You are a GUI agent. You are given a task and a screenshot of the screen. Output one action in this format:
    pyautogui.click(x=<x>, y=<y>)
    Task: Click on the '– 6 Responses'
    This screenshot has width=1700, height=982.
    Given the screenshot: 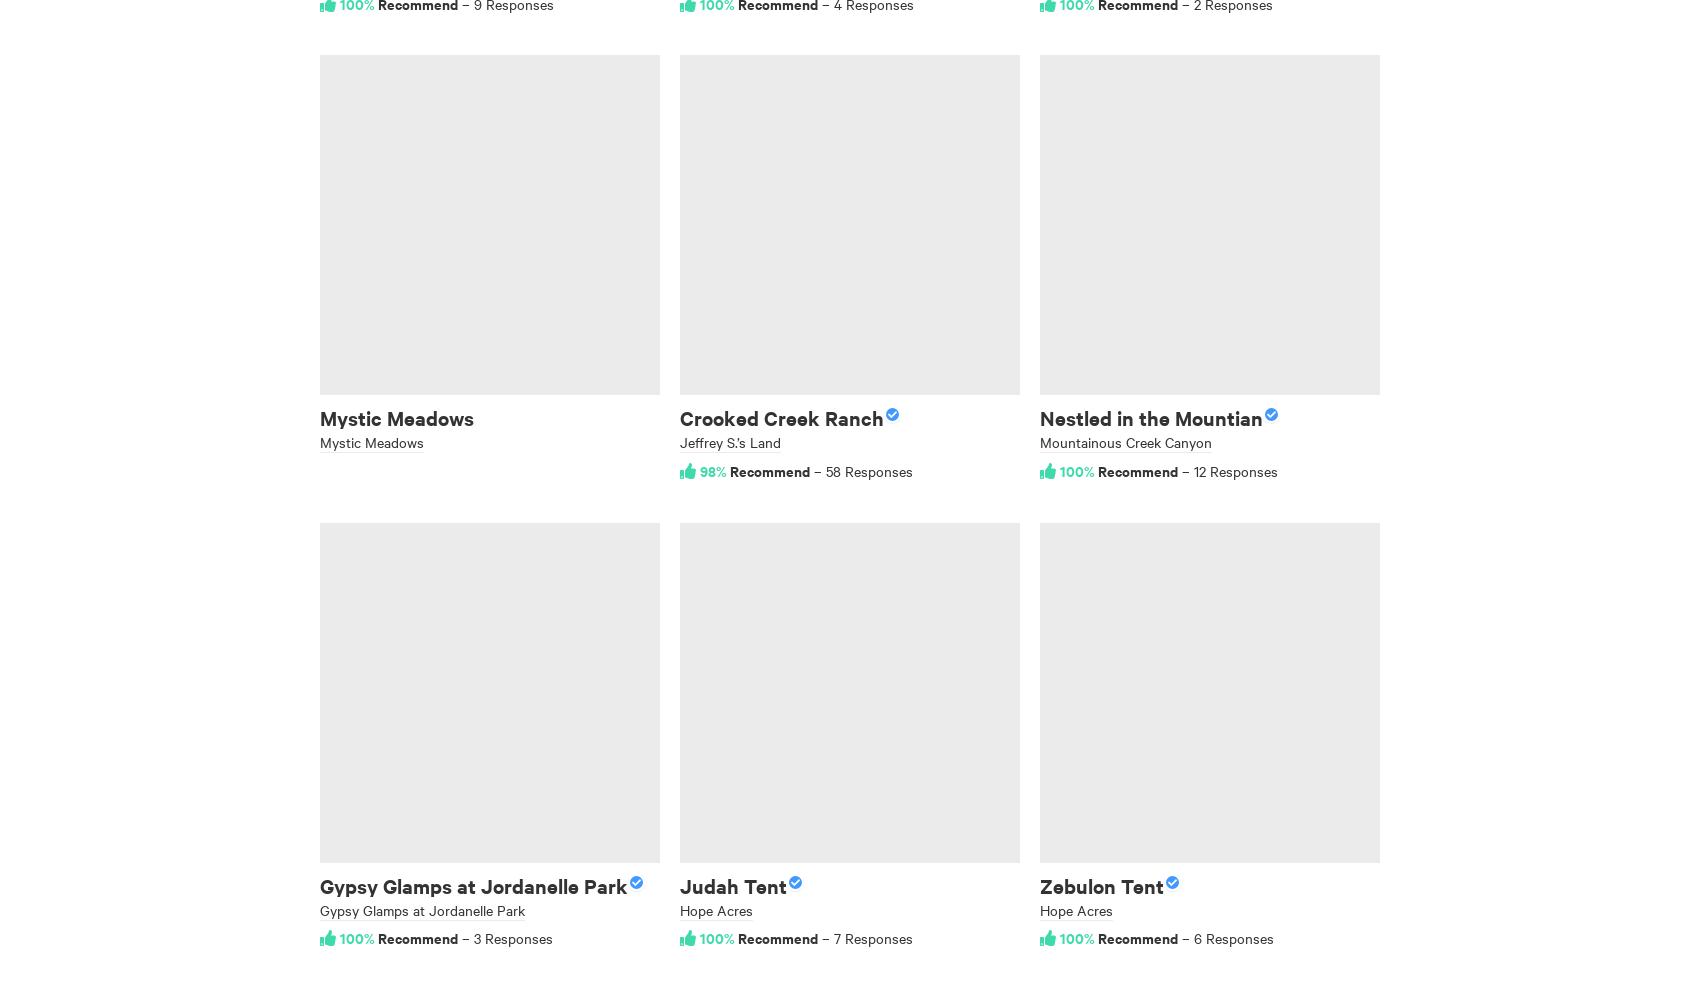 What is the action you would take?
    pyautogui.click(x=1225, y=938)
    